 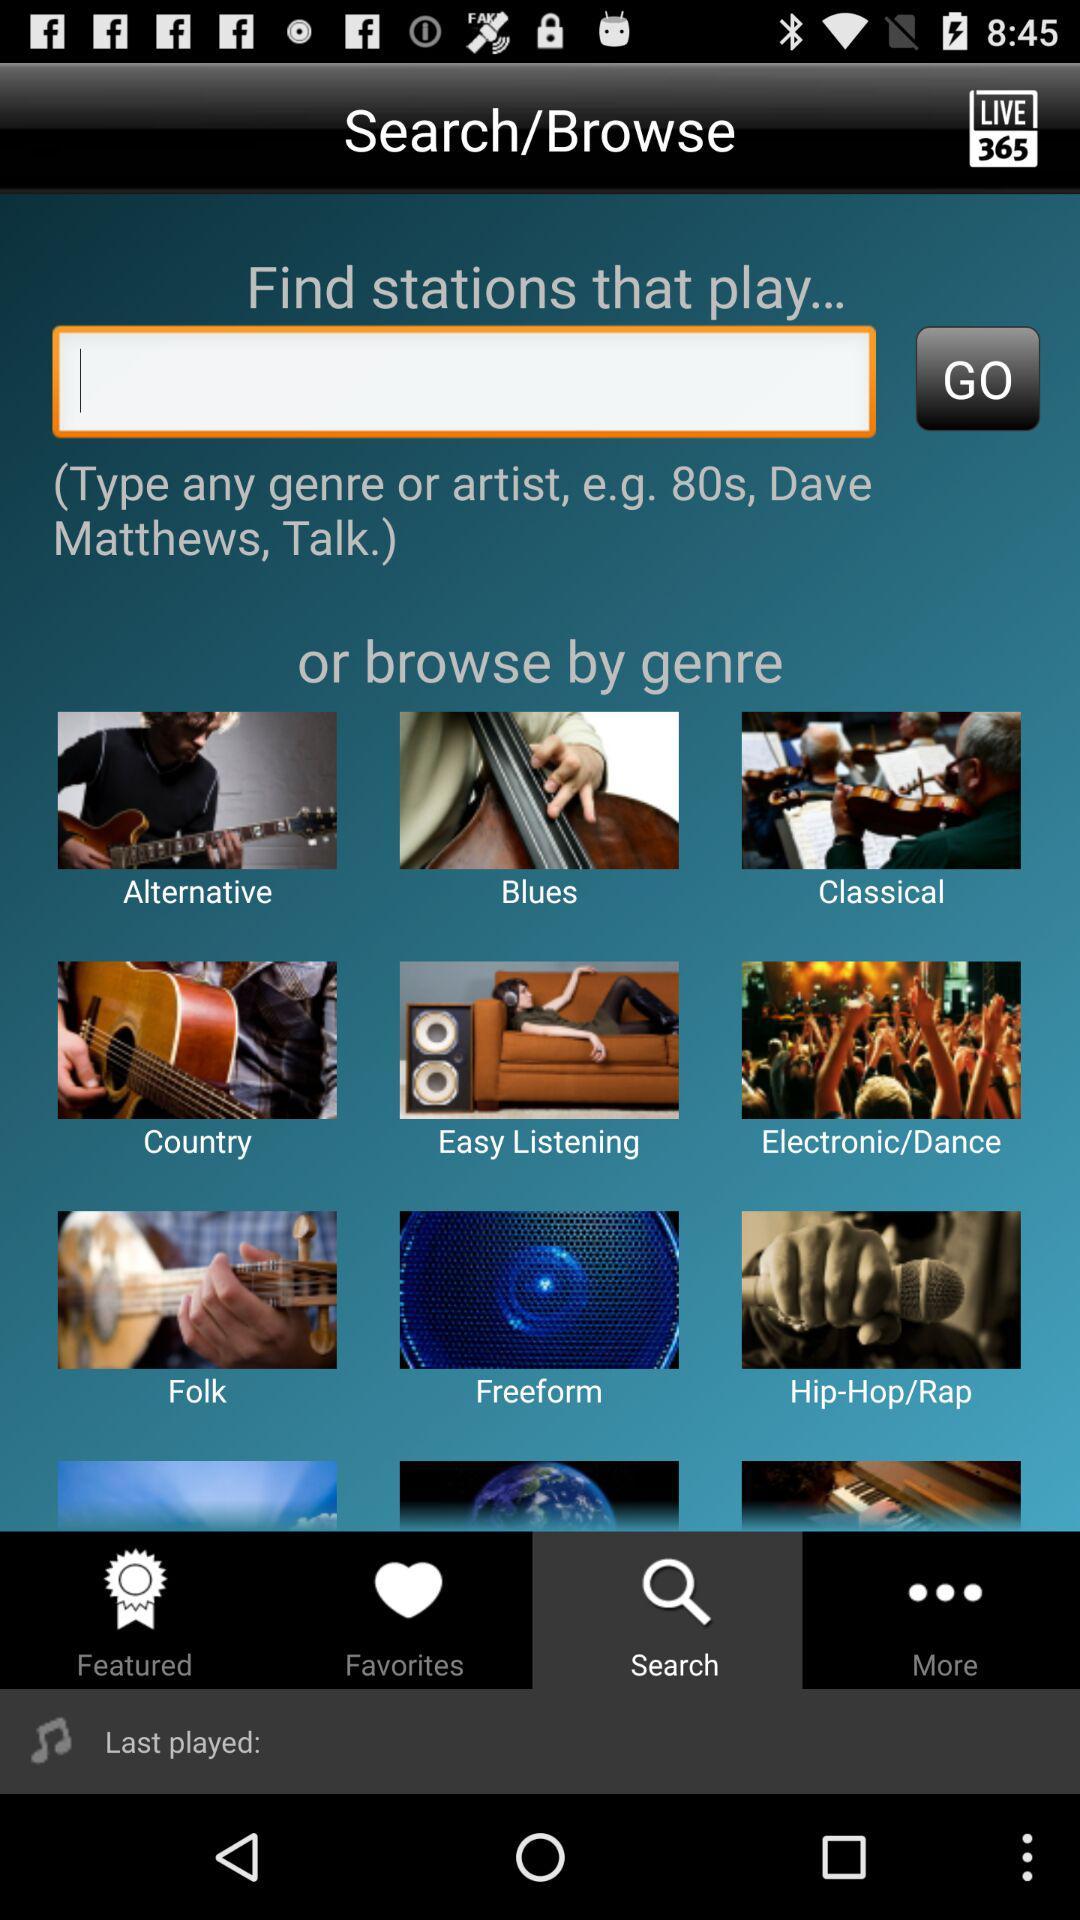 What do you see at coordinates (464, 387) in the screenshot?
I see `put in artist` at bounding box center [464, 387].